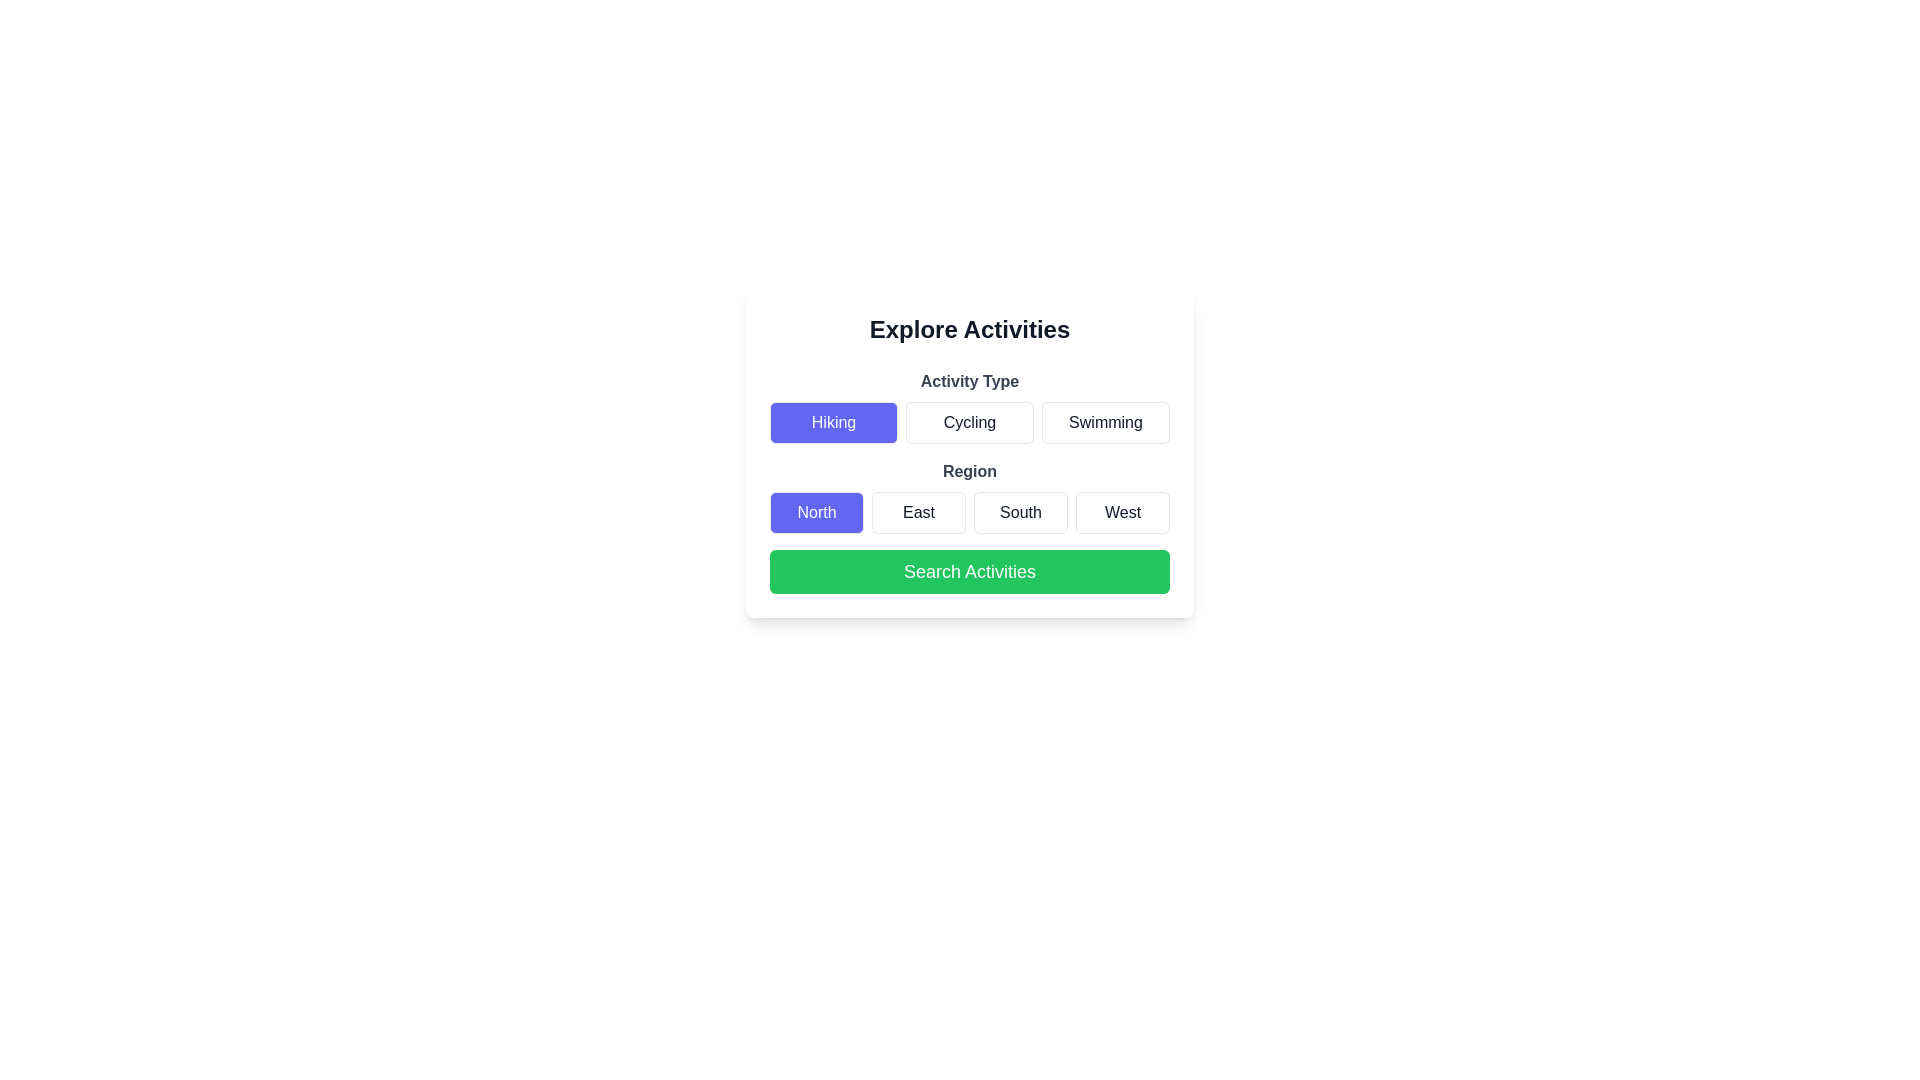  What do you see at coordinates (917, 512) in the screenshot?
I see `the 'East' button, which is the second button in a row of four in the 'Region' section of the grid layout, located between the 'North' and 'South' buttons` at bounding box center [917, 512].